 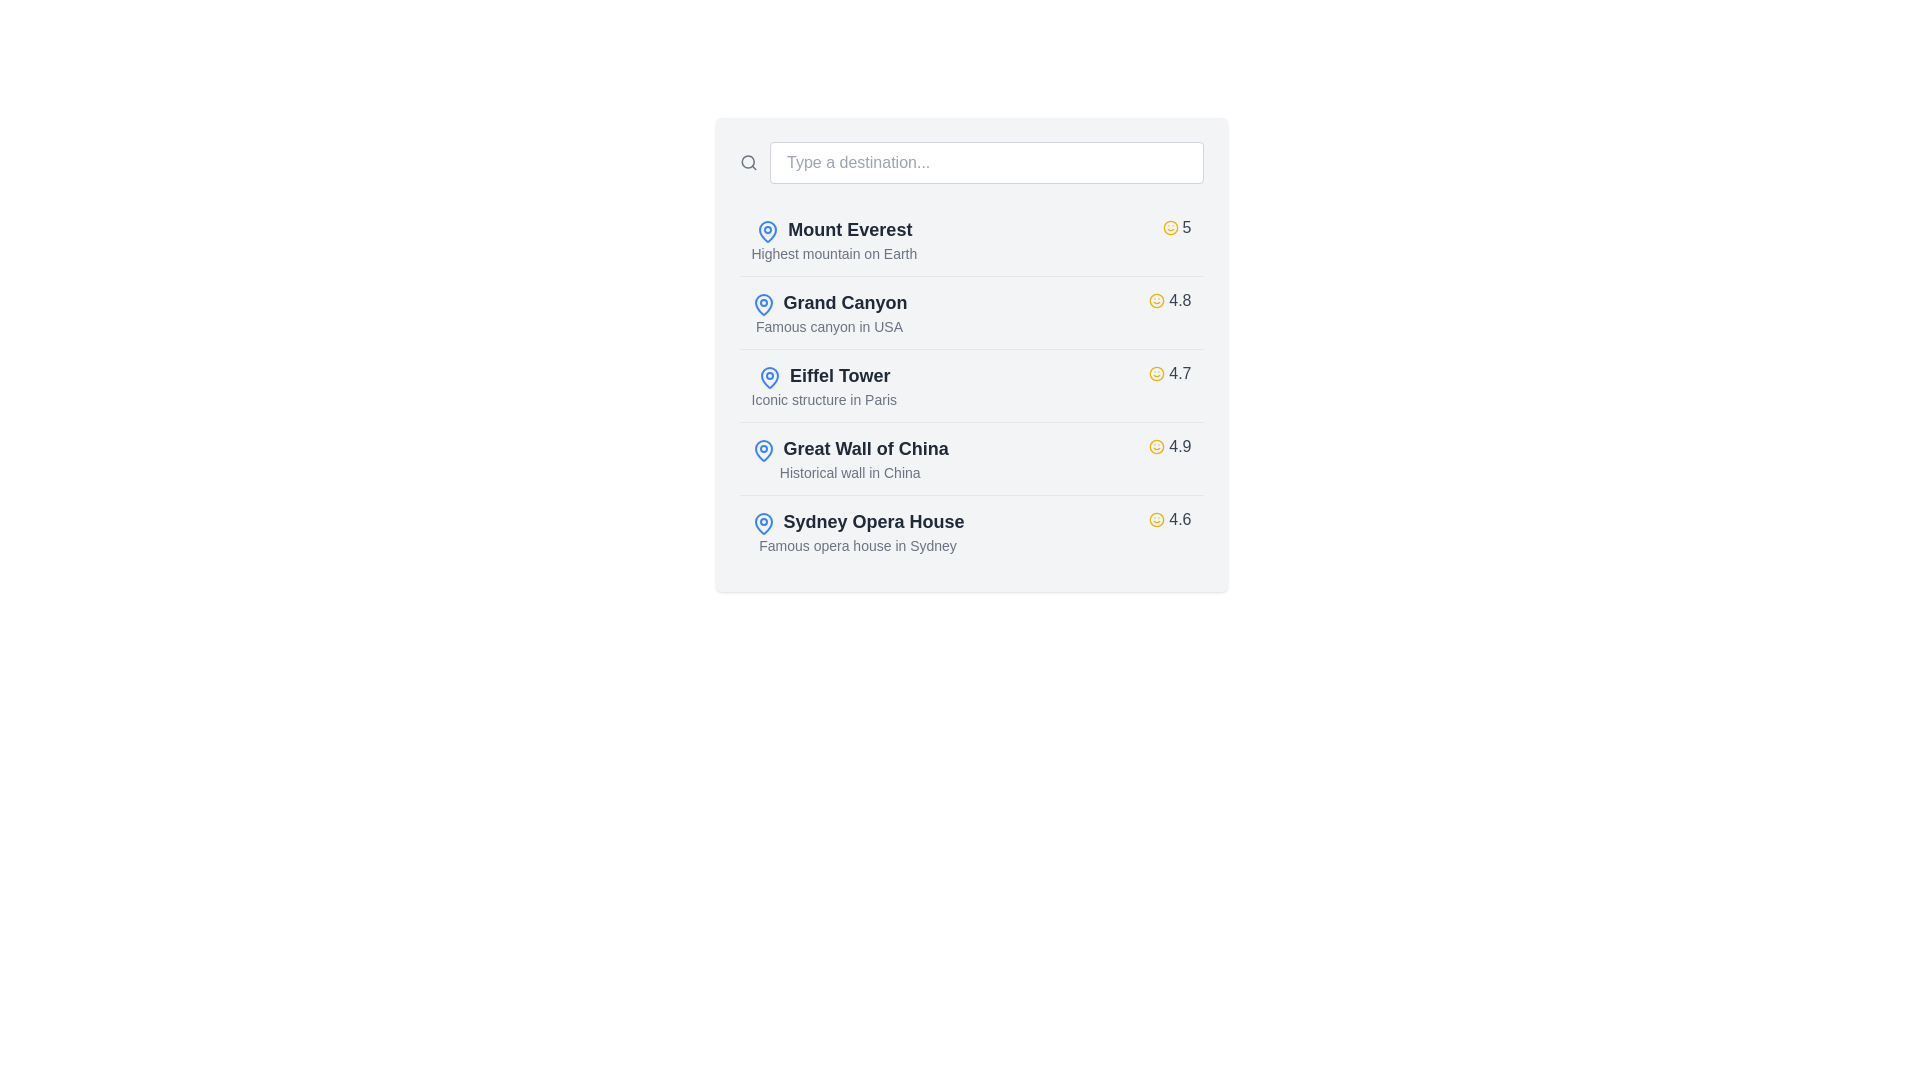 I want to click on the text block displaying the name and description of Mount Everest, so click(x=834, y=238).